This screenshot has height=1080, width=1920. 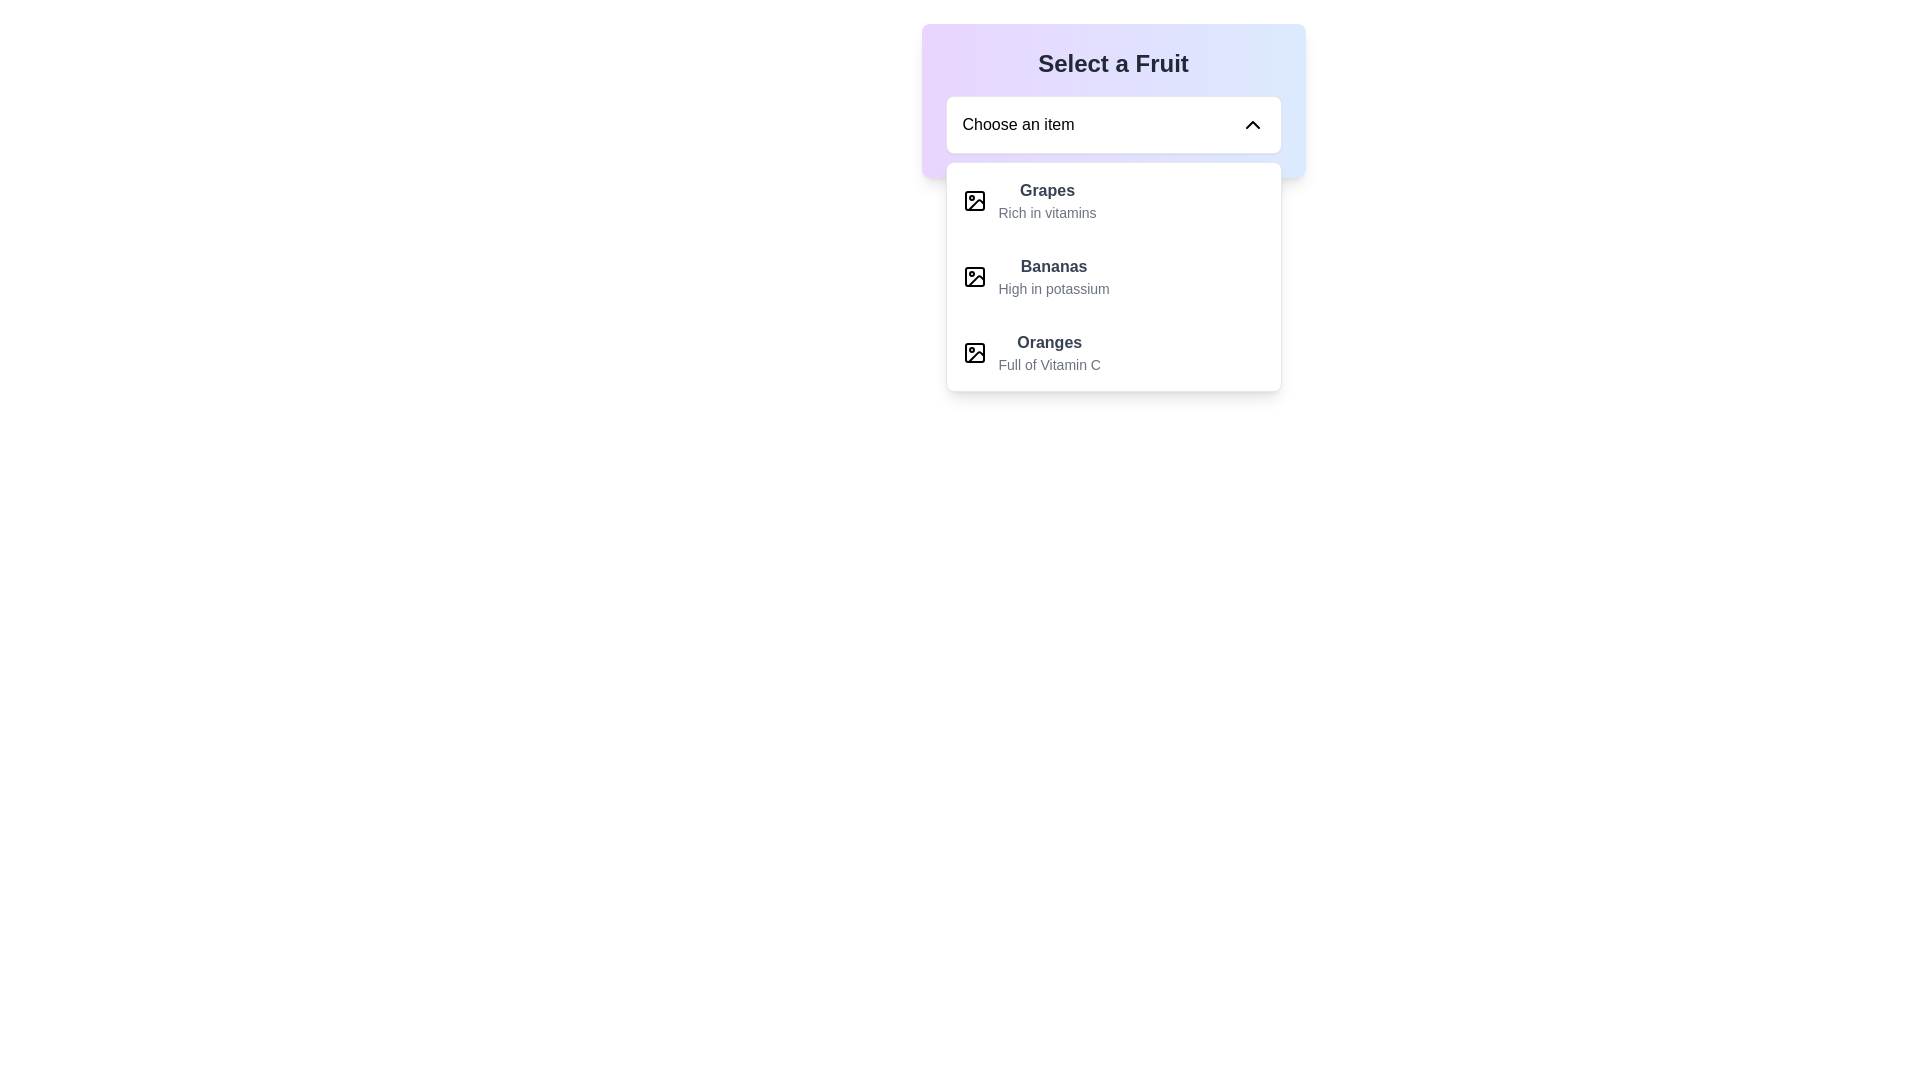 I want to click on the icon representing 'Grapes' located to the left of the text 'Grapes' and 'Rich in vitamins' in the list under 'Select a Fruit', so click(x=980, y=200).